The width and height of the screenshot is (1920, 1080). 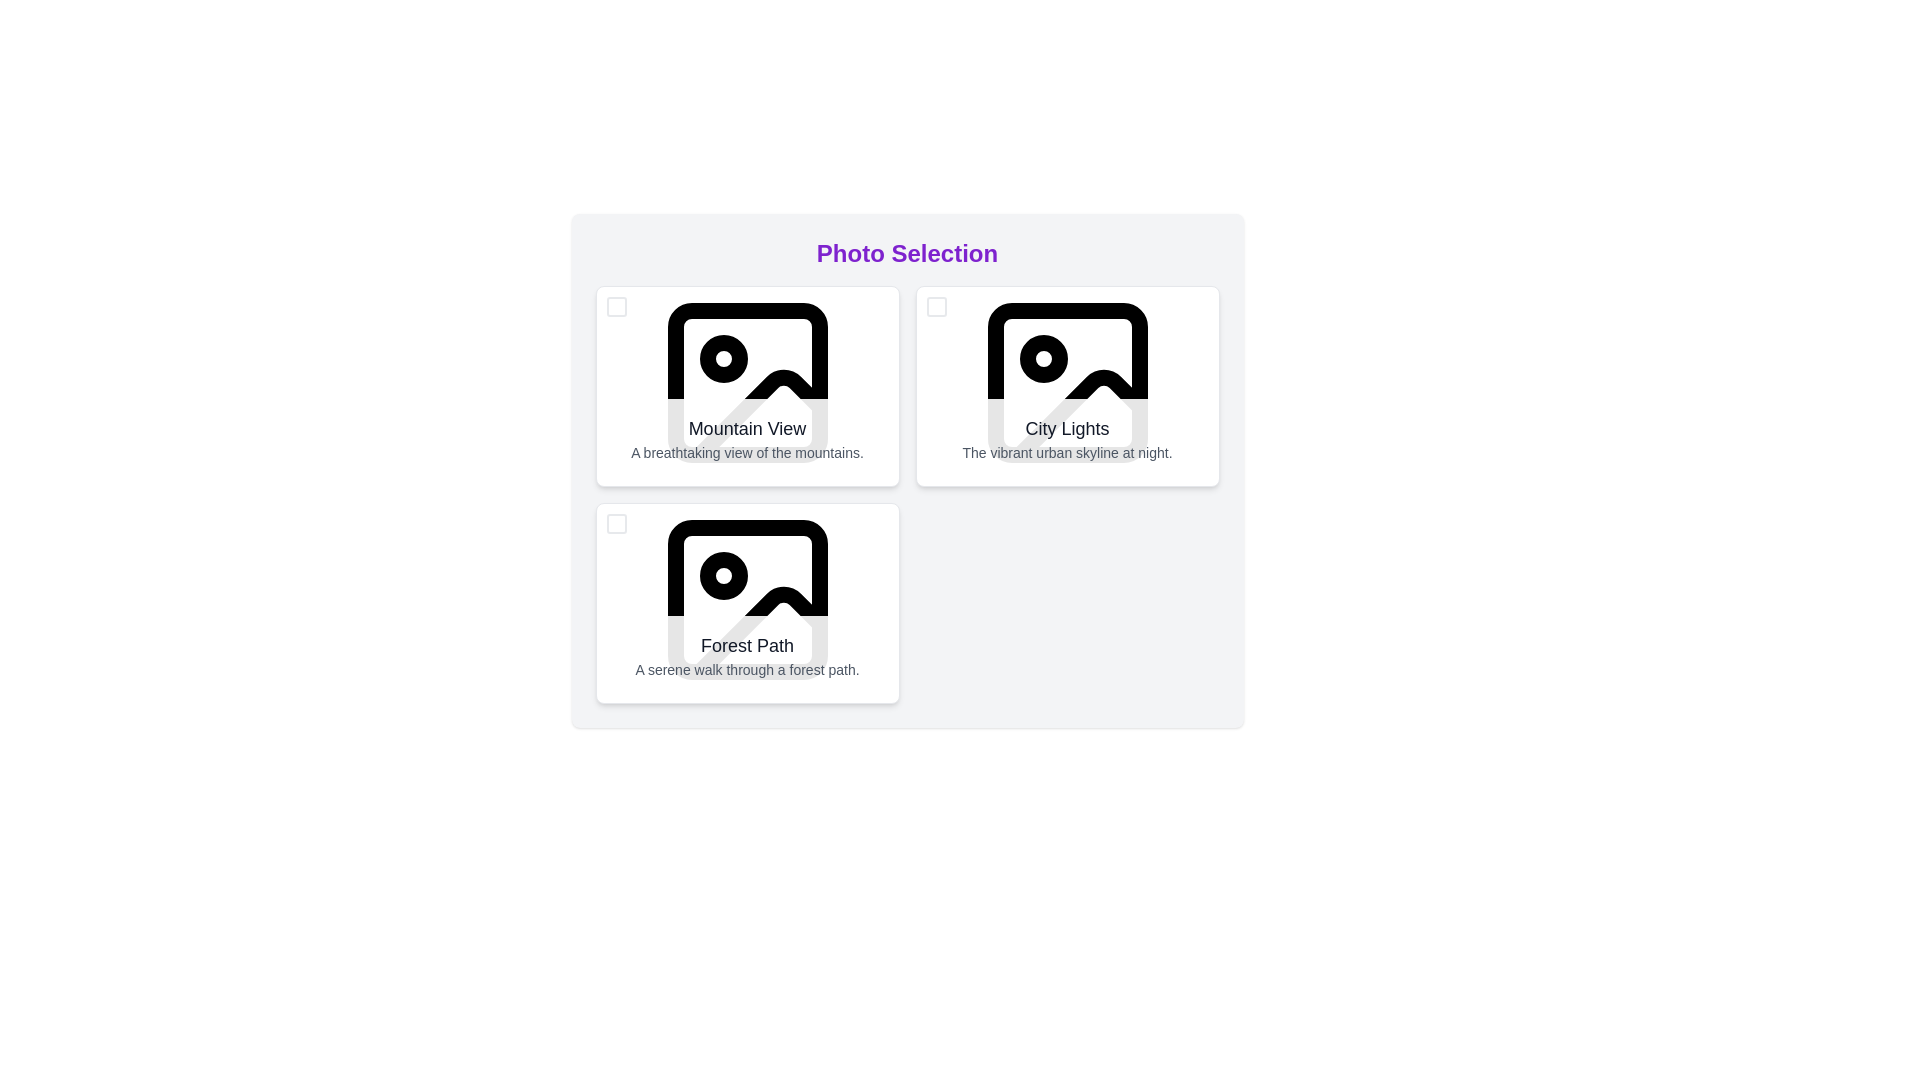 What do you see at coordinates (722, 357) in the screenshot?
I see `the circular graphic located inside the 'Mountain View' thumbnail, which serves as a decorative feature within the photo frame` at bounding box center [722, 357].